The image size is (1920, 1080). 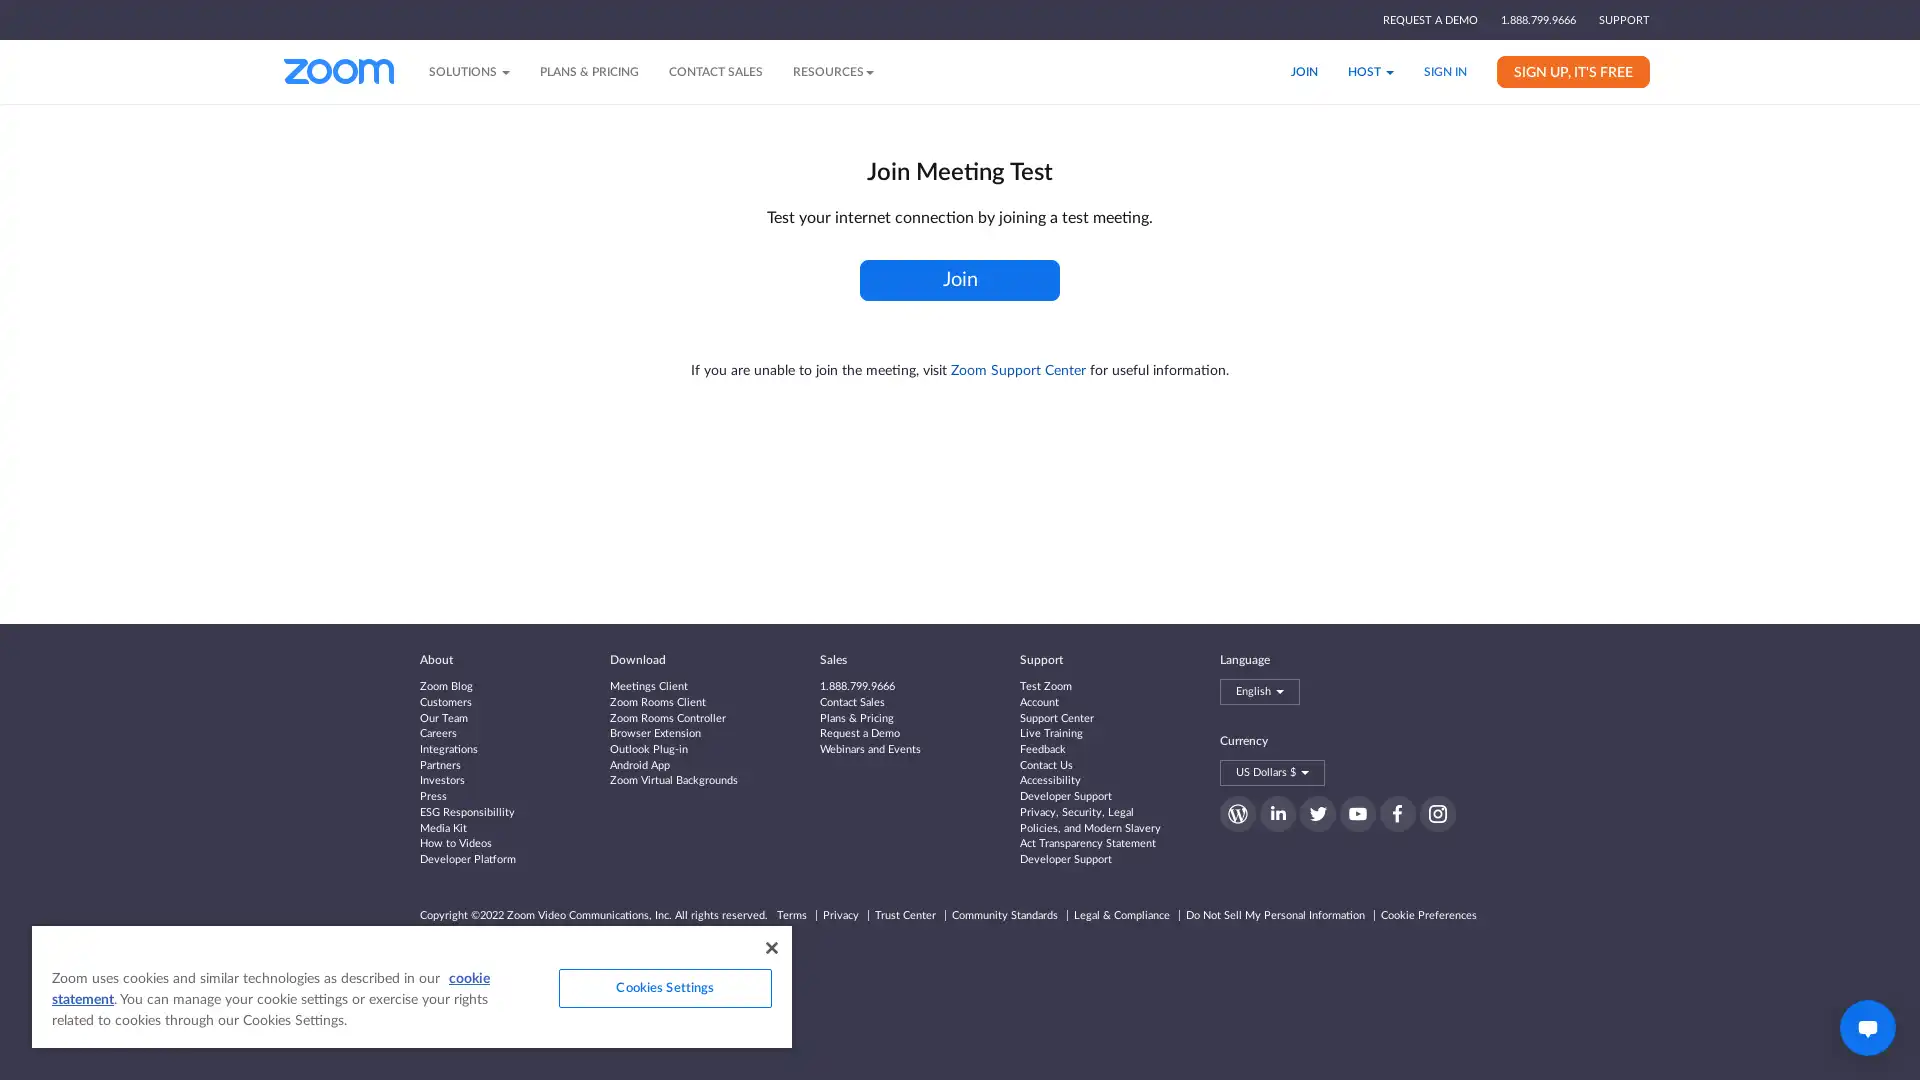 I want to click on Cookies Settings, so click(x=664, y=987).